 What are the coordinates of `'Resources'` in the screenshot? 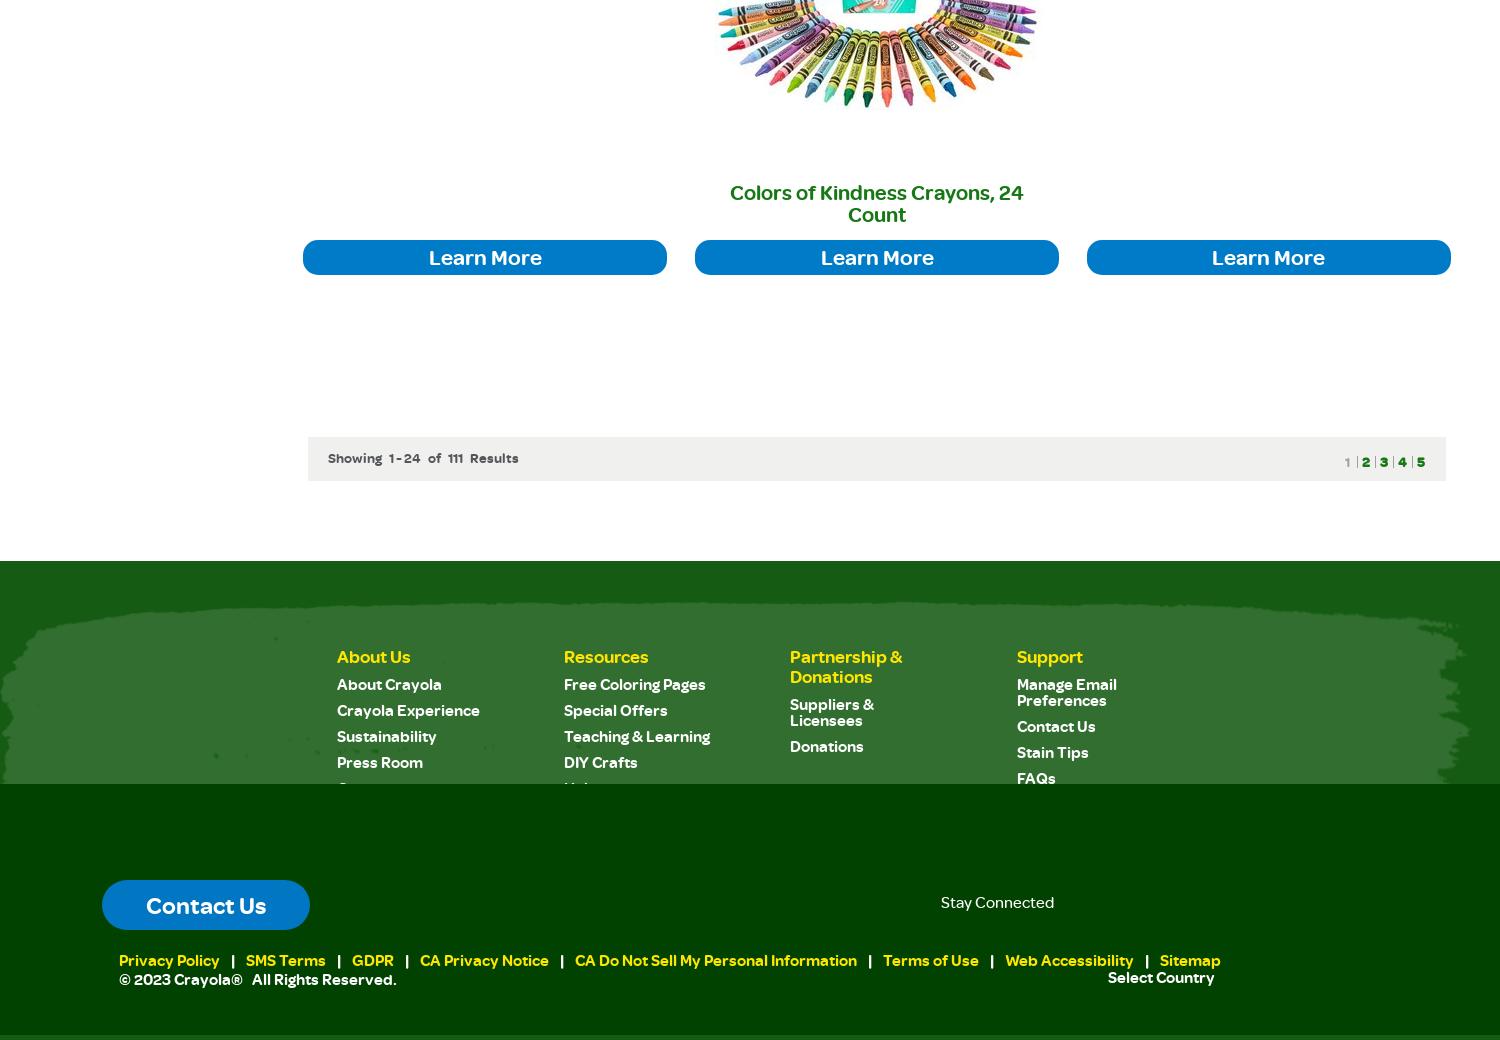 It's located at (562, 656).